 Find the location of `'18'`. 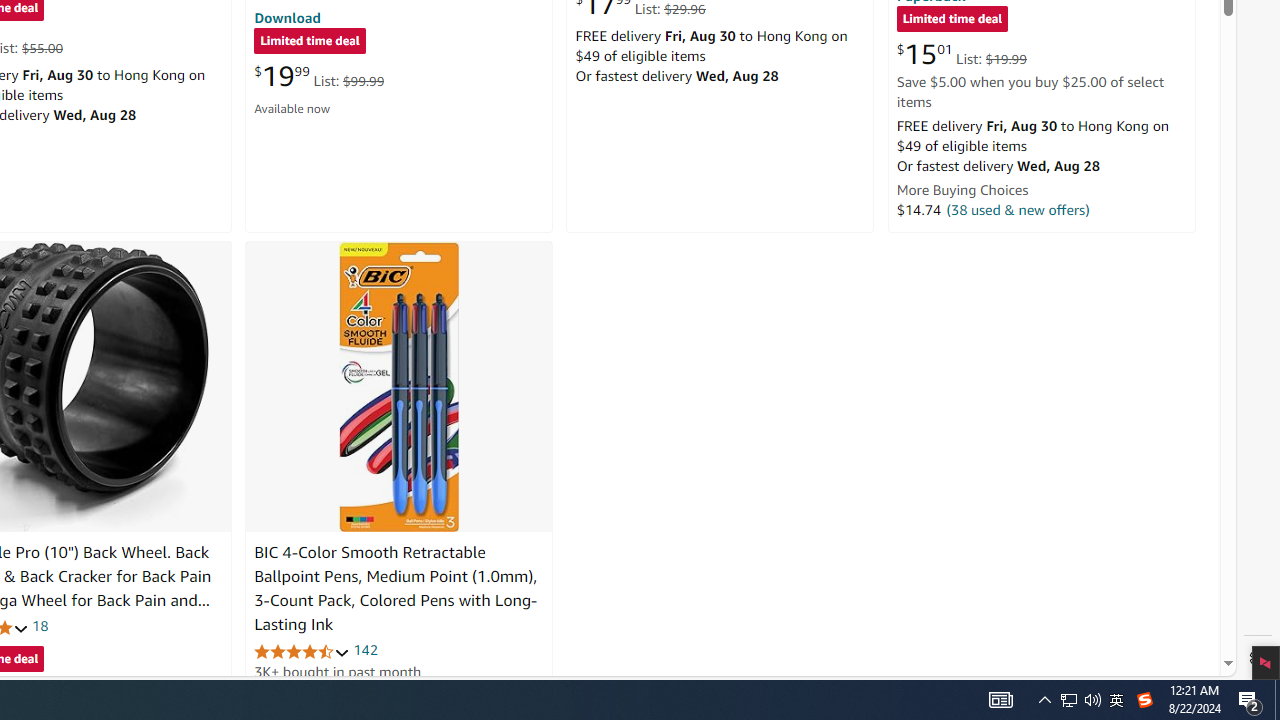

'18' is located at coordinates (40, 625).